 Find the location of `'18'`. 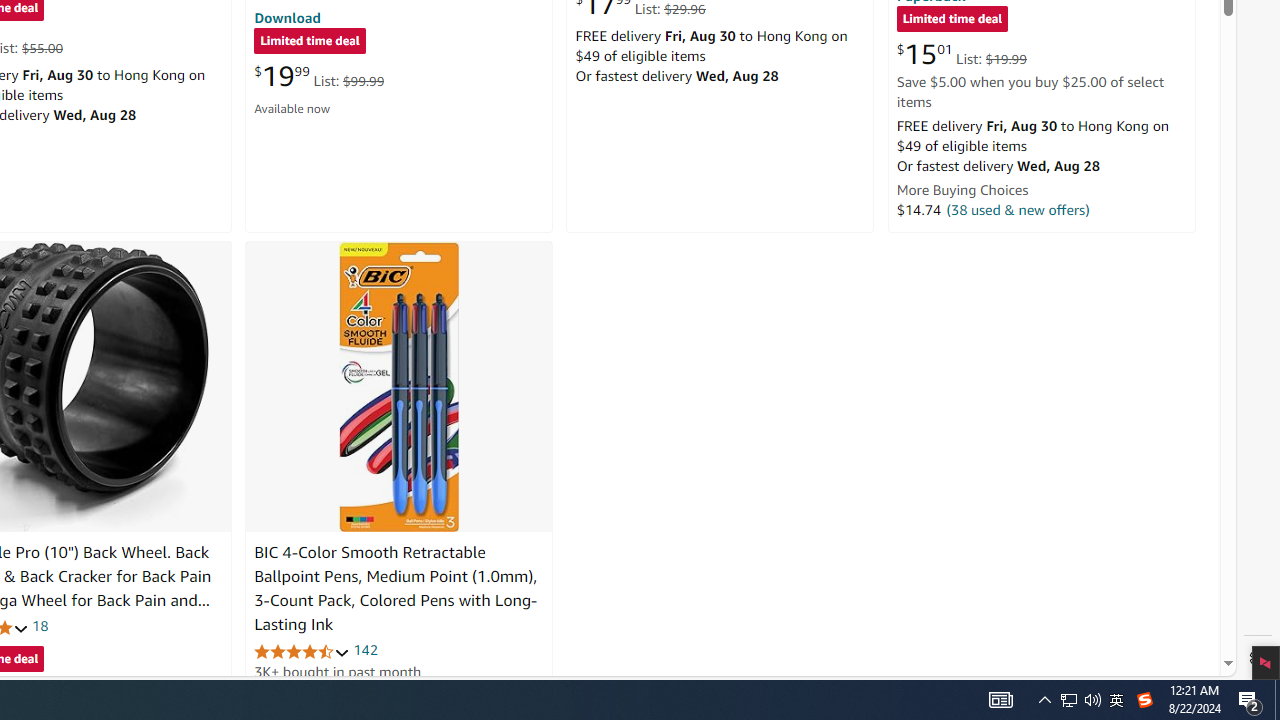

'18' is located at coordinates (40, 625).